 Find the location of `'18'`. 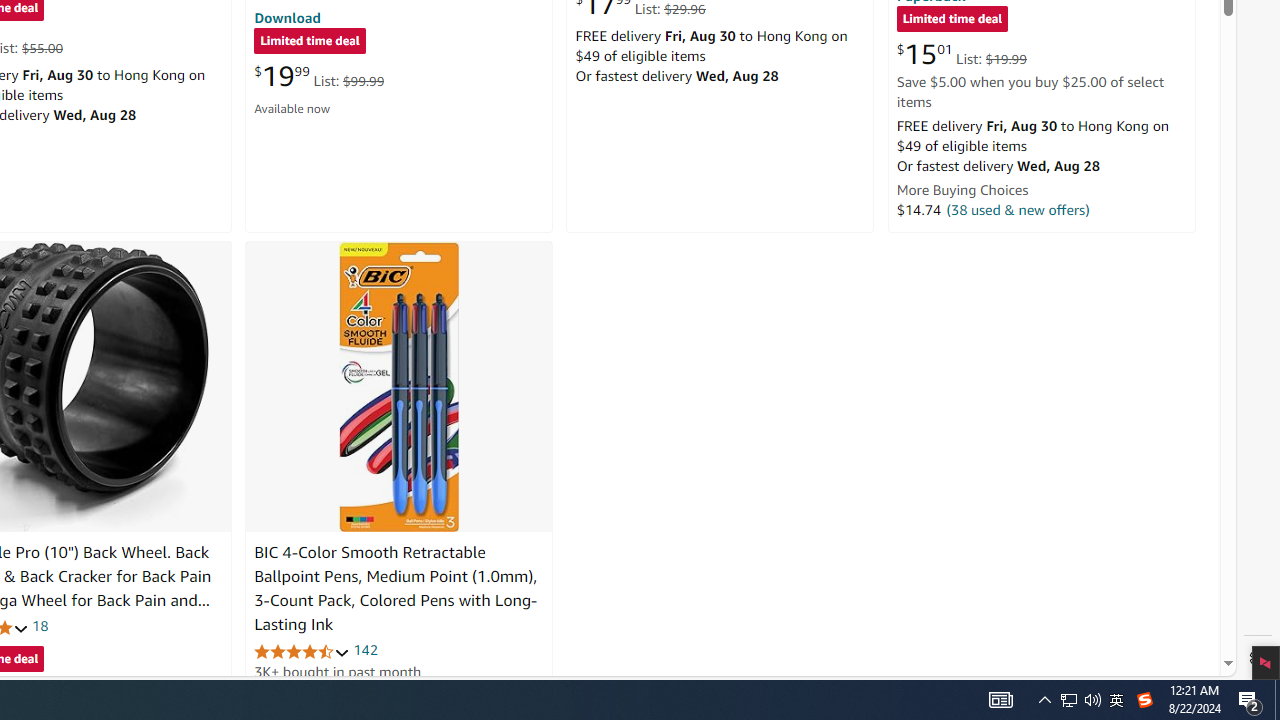

'18' is located at coordinates (40, 625).